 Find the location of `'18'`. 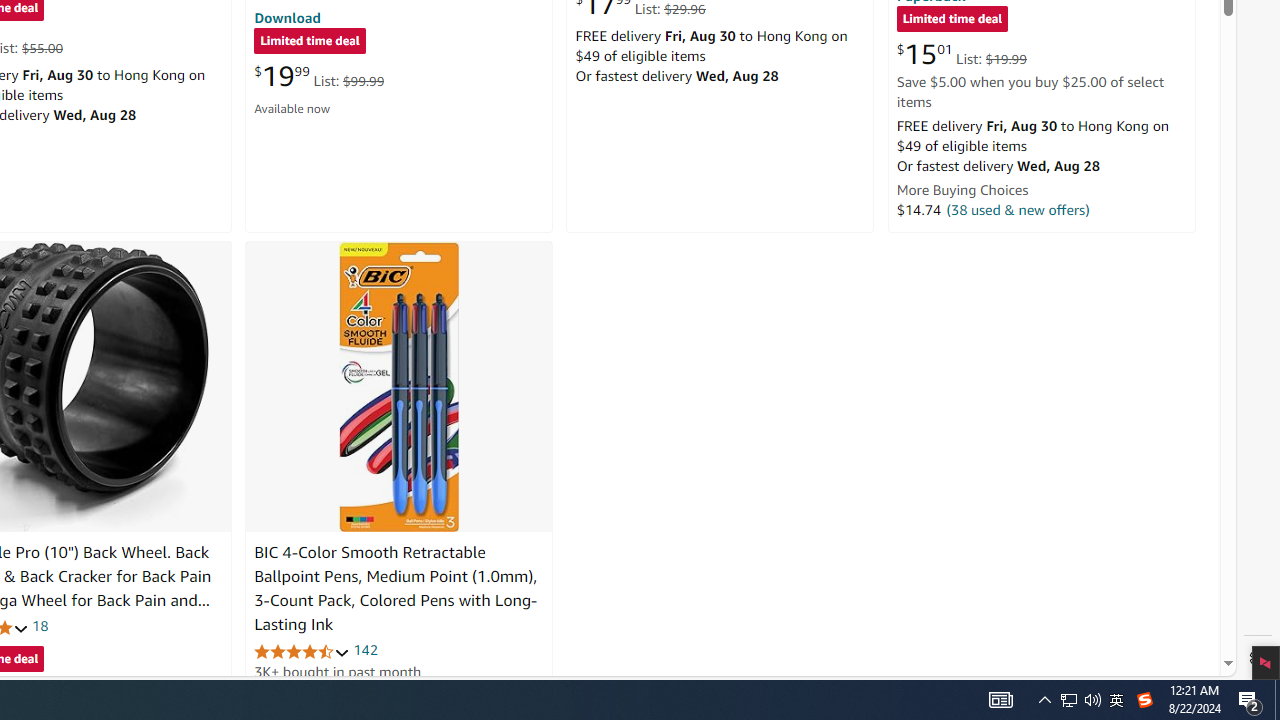

'18' is located at coordinates (40, 625).